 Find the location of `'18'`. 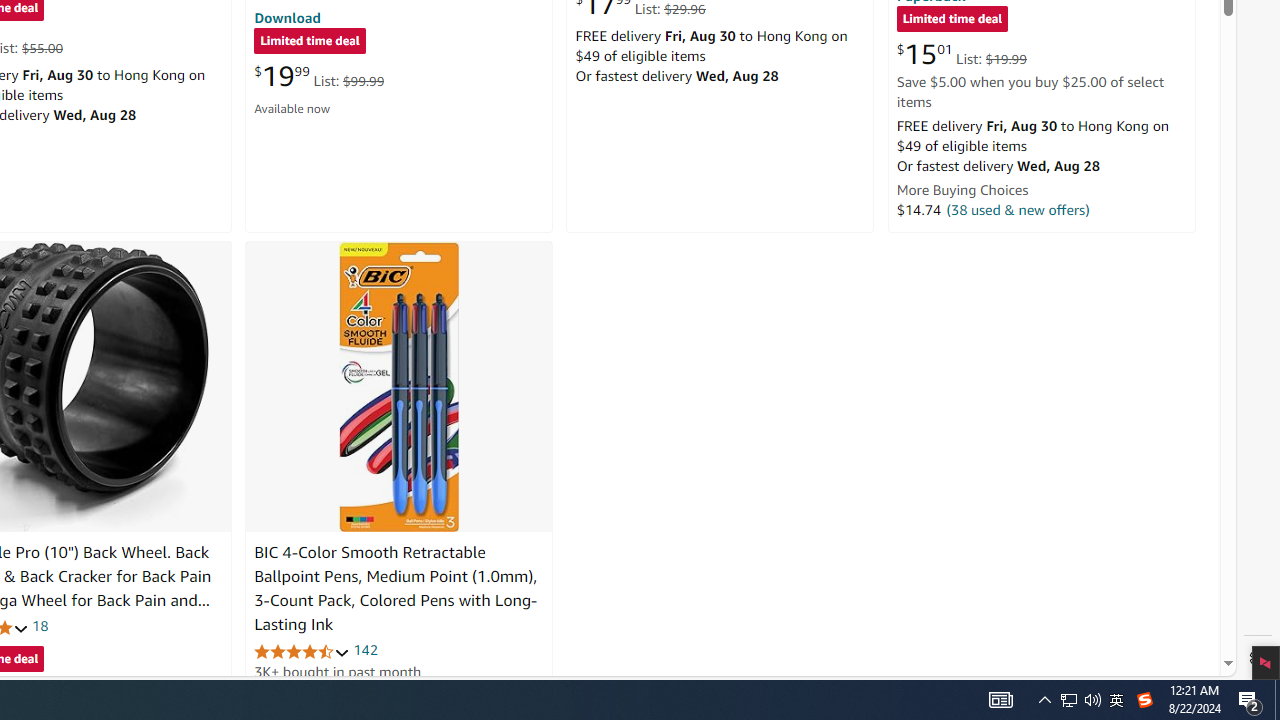

'18' is located at coordinates (40, 625).